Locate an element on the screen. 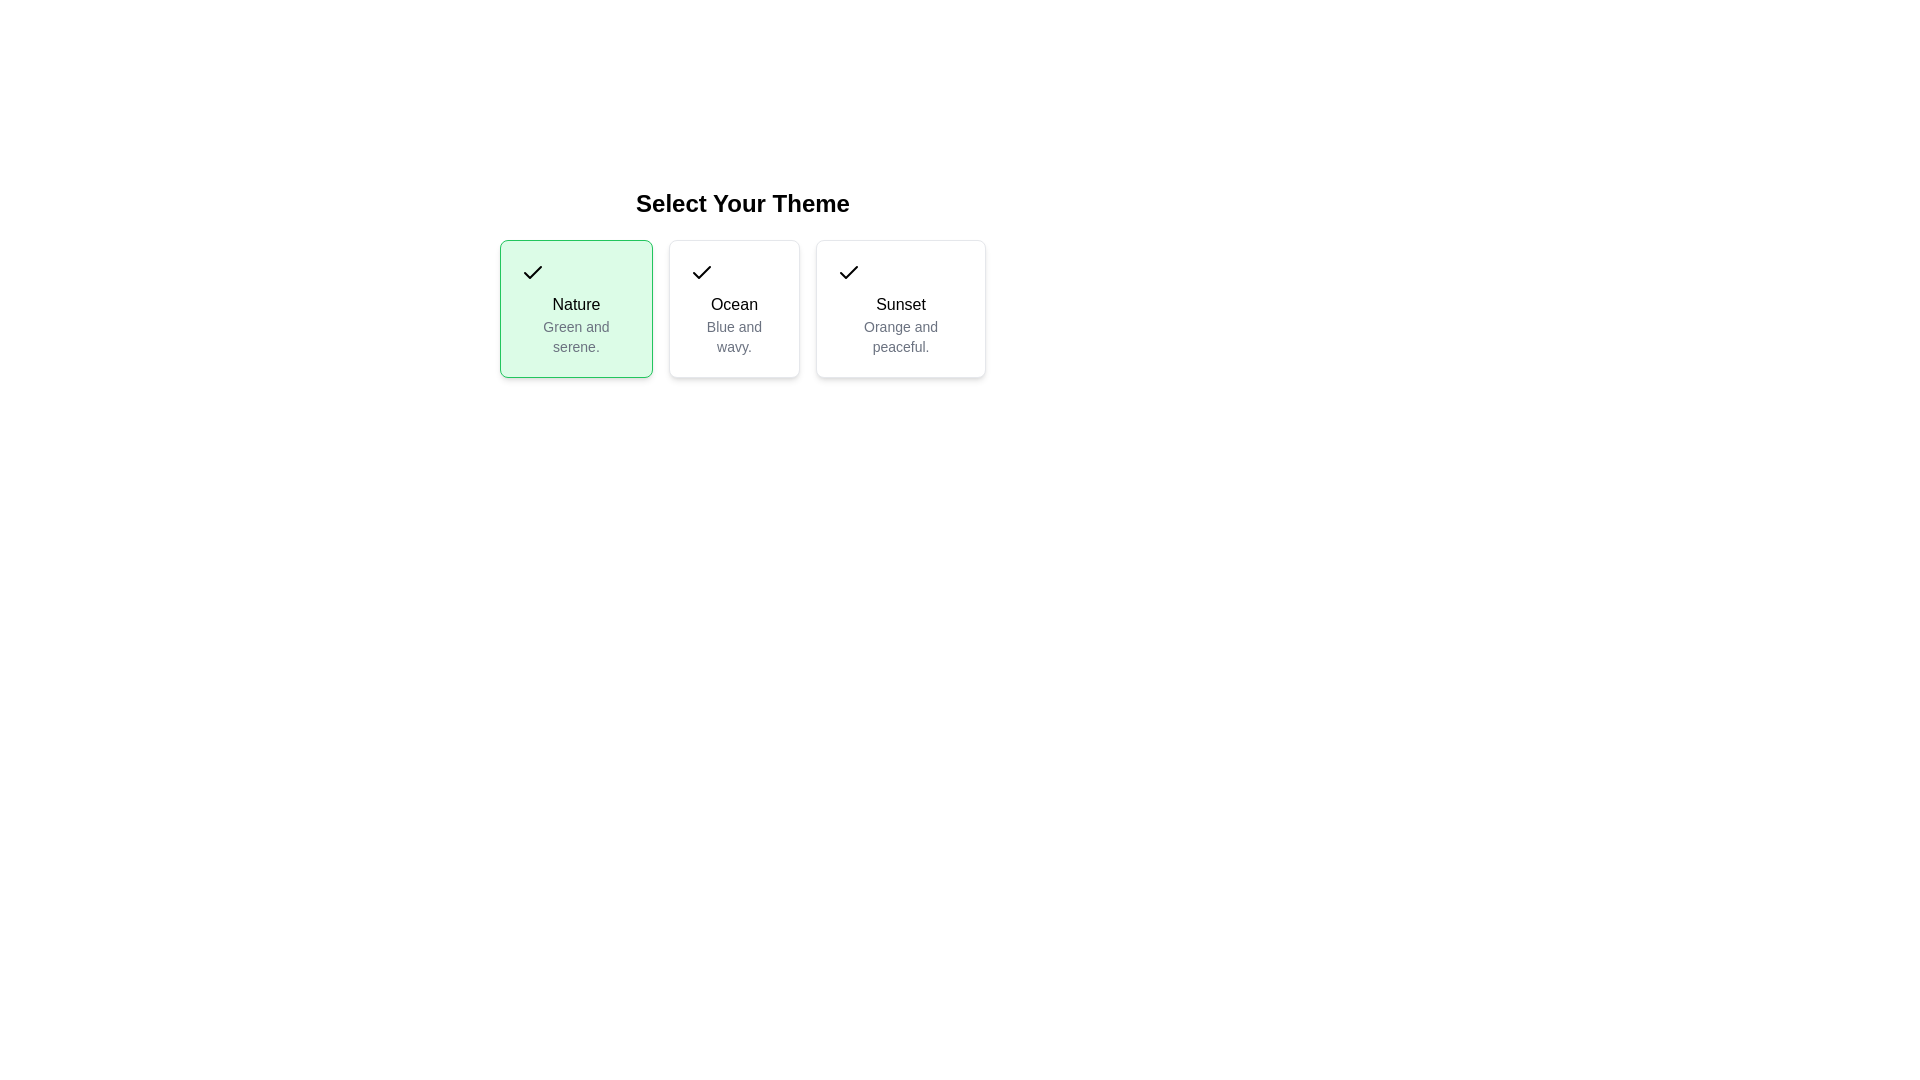 The height and width of the screenshot is (1080, 1920). the 'Nature' text label in the first card, which indicates the theme for selection, located centrally above the description 'Green and serene.' is located at coordinates (575, 304).